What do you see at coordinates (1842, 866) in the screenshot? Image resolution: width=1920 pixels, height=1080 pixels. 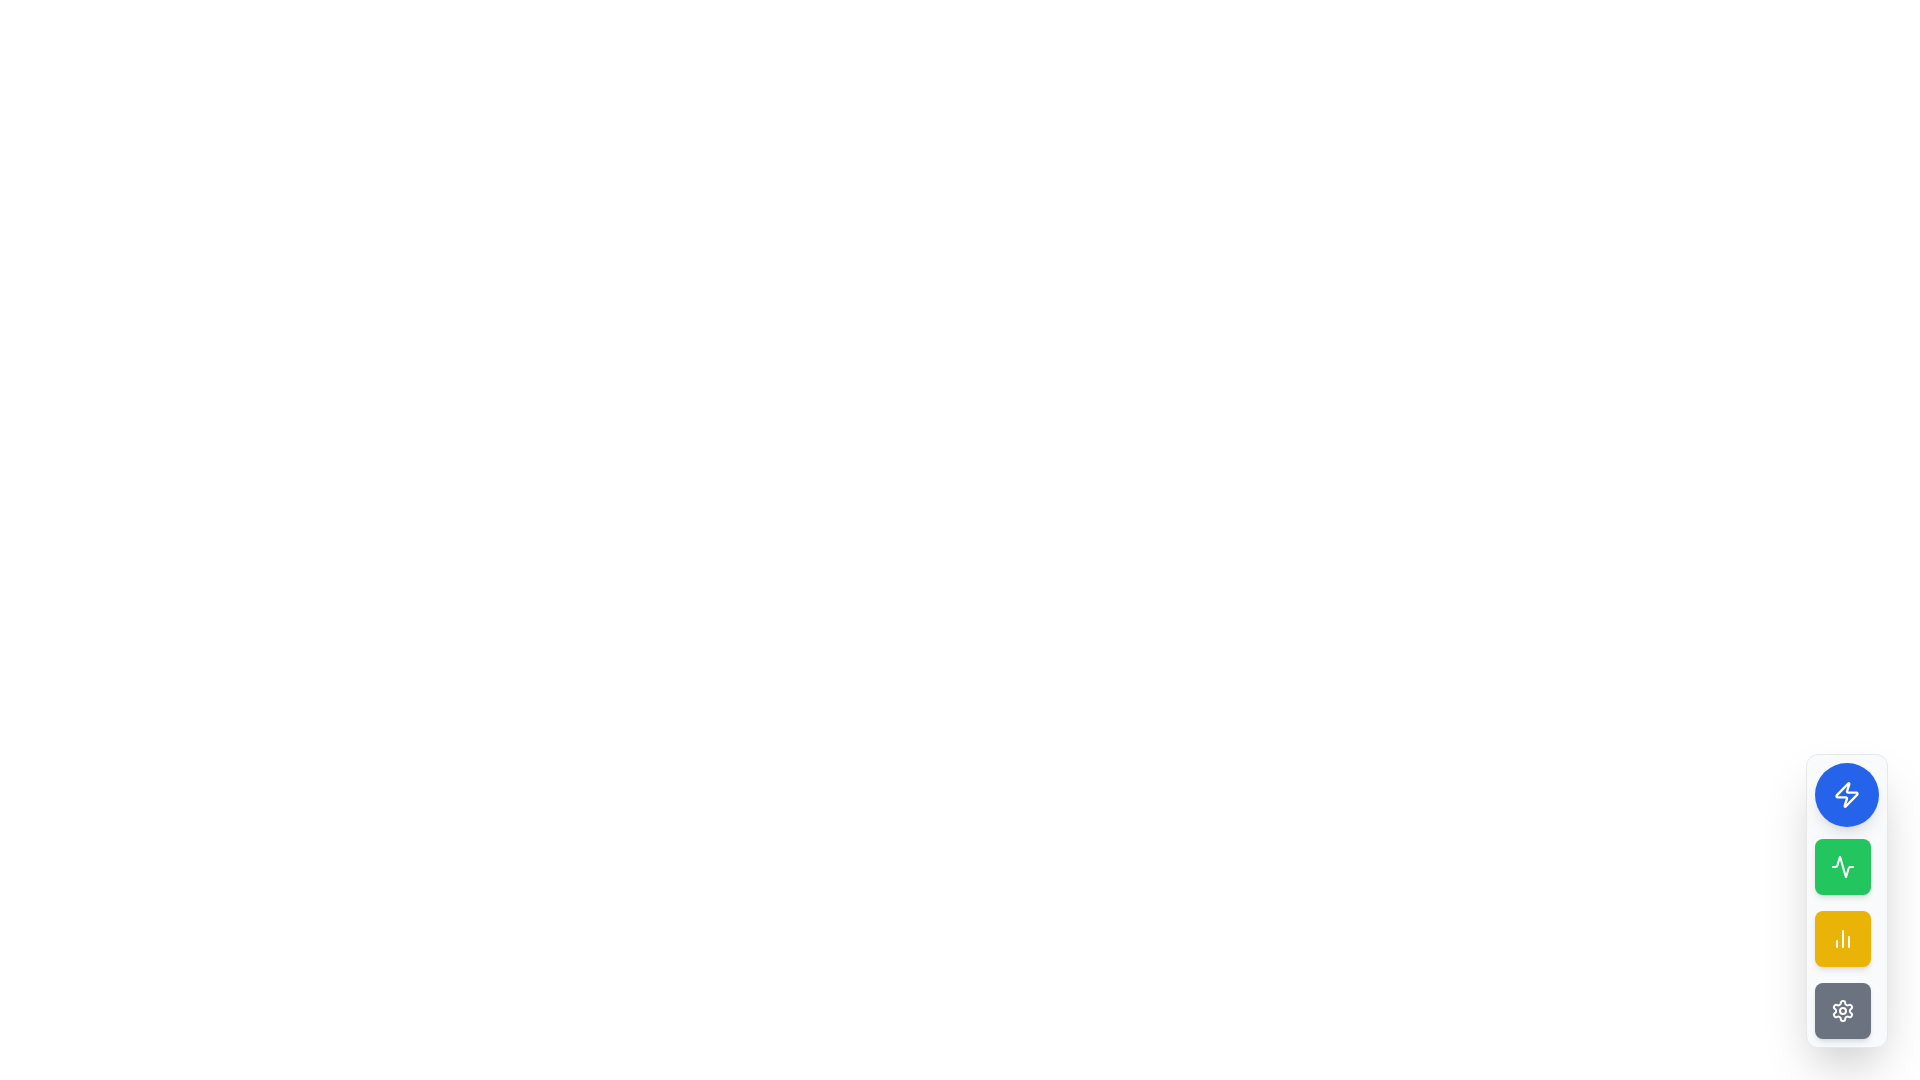 I see `the small SVG activity icon embedded in the second green button located on the right side of the interface` at bounding box center [1842, 866].